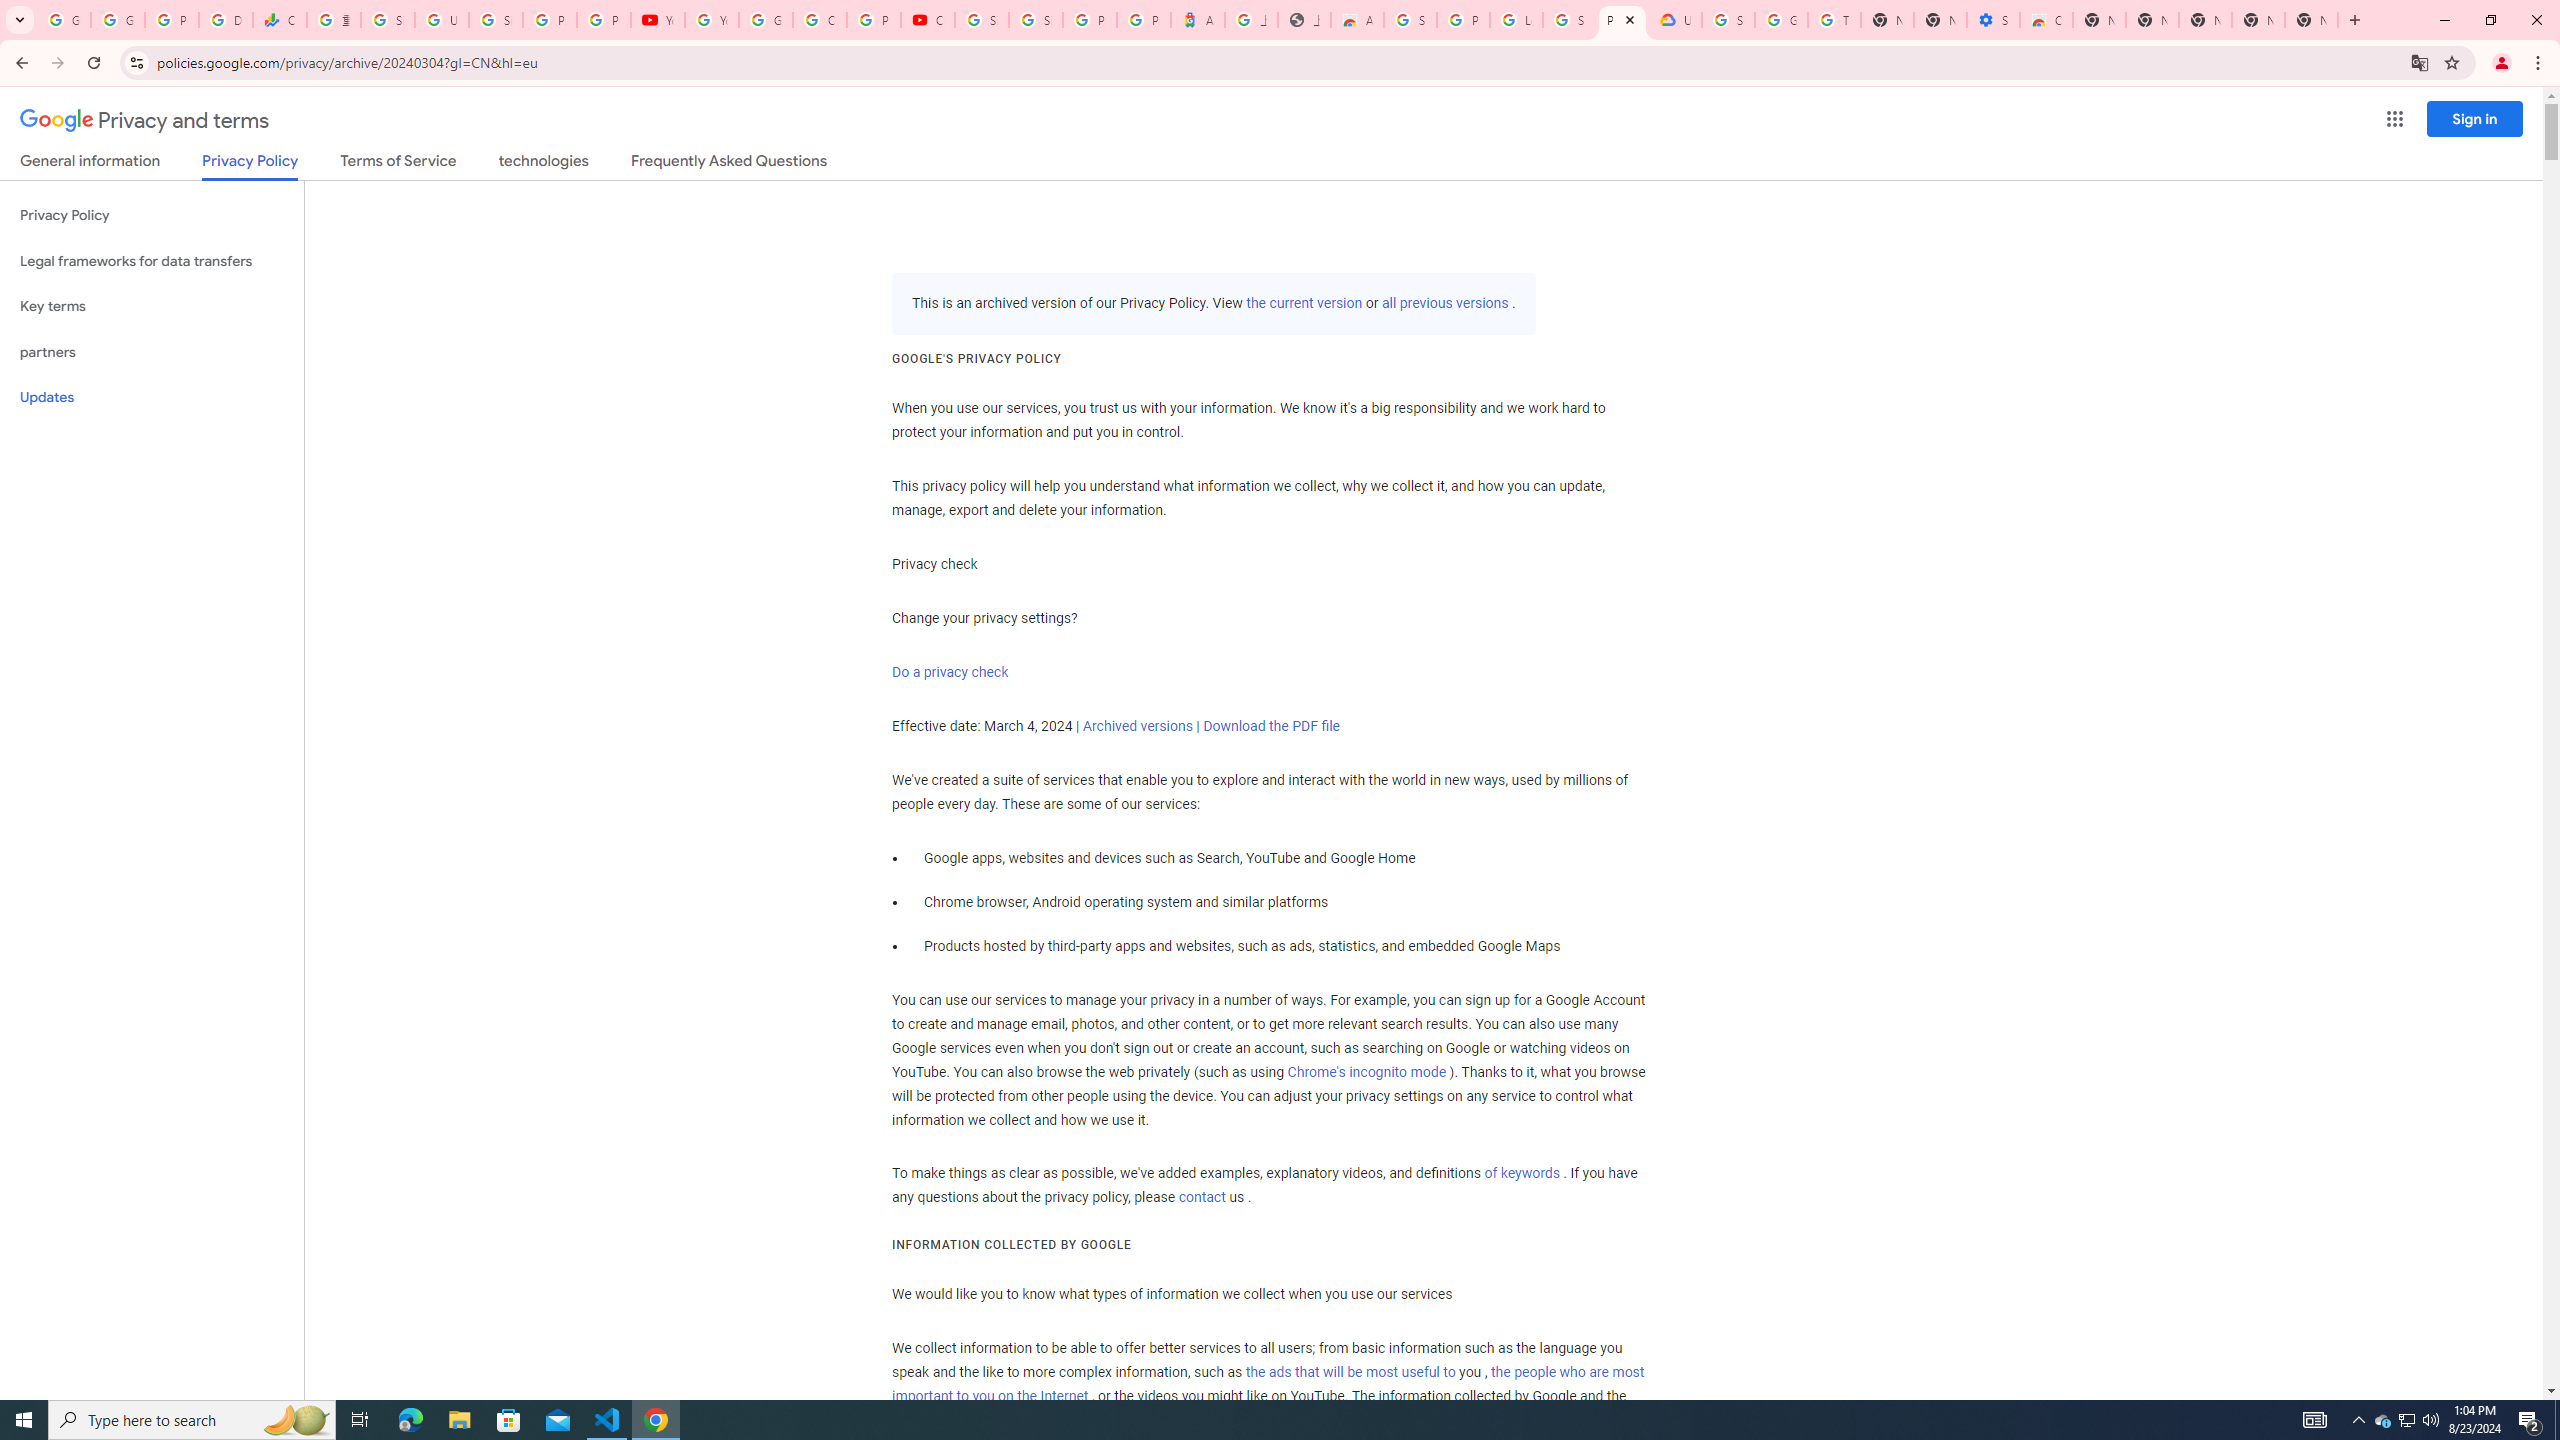 This screenshot has width=2560, height=1440. Describe the element at coordinates (727, 164) in the screenshot. I see `'Frequently Asked Questions'` at that location.